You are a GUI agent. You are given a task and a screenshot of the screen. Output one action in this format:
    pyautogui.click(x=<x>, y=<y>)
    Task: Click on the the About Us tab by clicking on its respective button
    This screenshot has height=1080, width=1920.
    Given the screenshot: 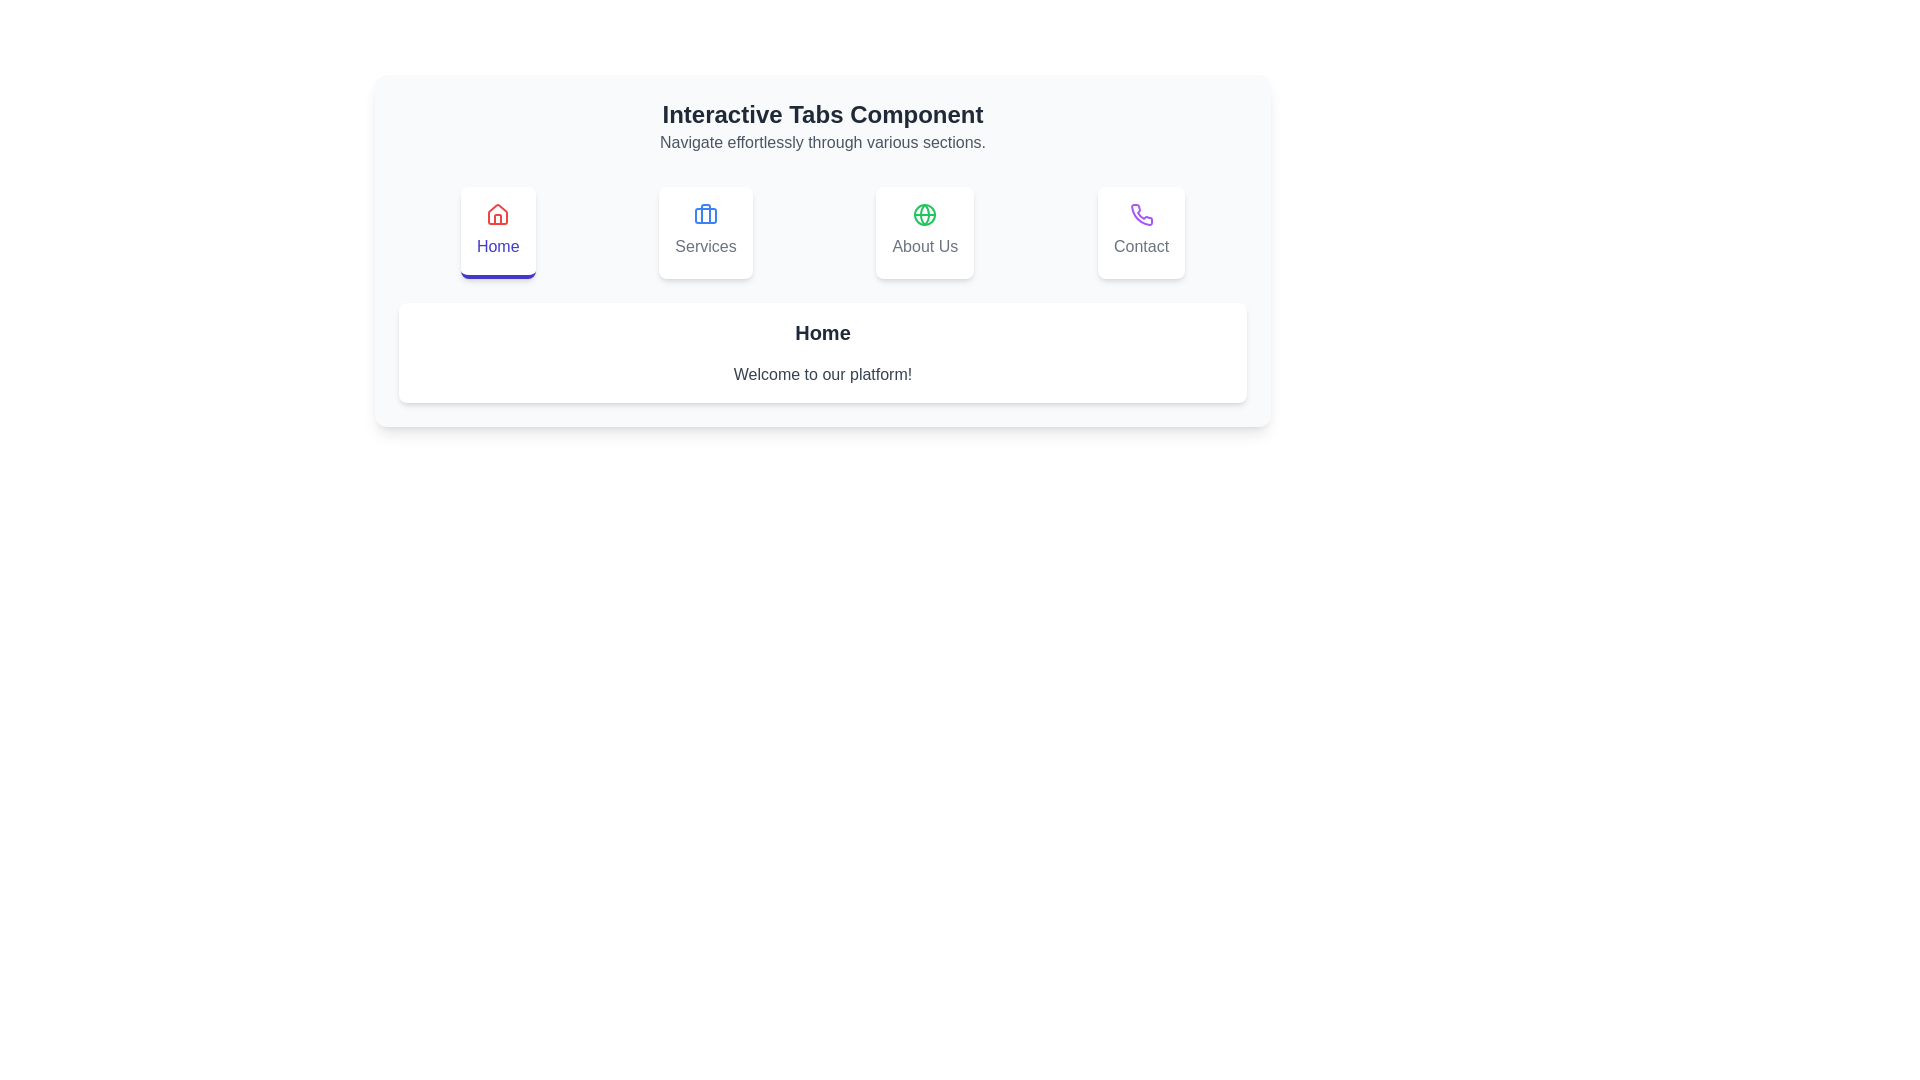 What is the action you would take?
    pyautogui.click(x=924, y=231)
    